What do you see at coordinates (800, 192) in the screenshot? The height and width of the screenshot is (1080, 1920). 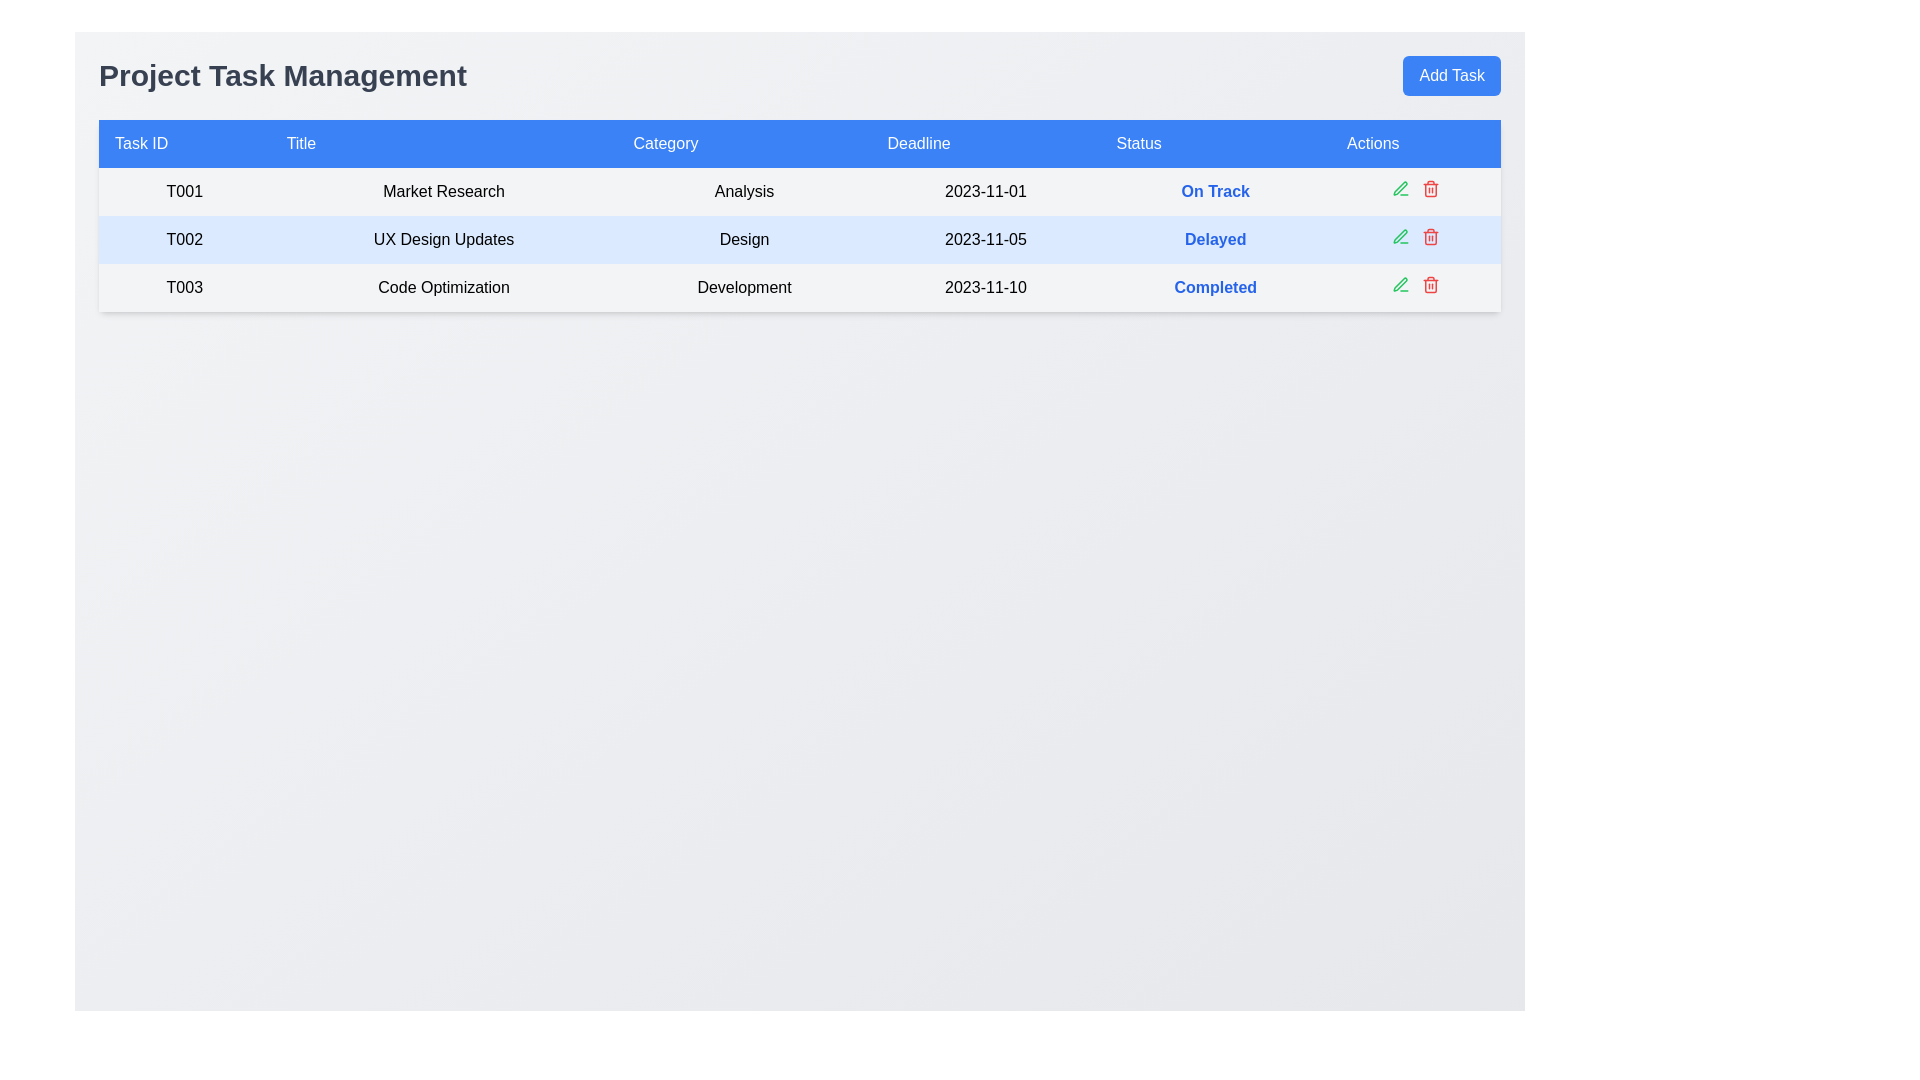 I see `the interactive elements within the first row of the table that displays task information, including Task ID, Title, Category, Deadline, Status, and Actions` at bounding box center [800, 192].